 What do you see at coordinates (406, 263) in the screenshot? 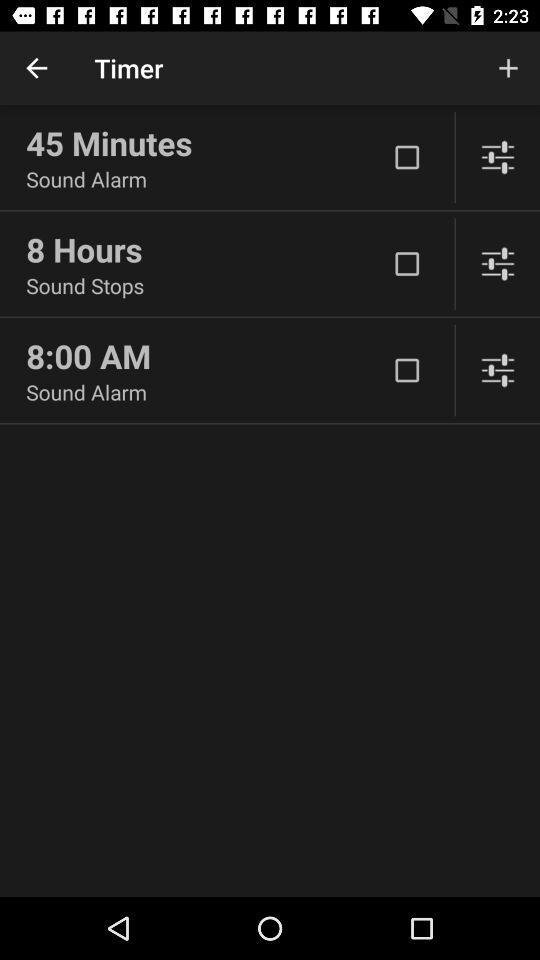
I see `the eight hours sound stops option` at bounding box center [406, 263].